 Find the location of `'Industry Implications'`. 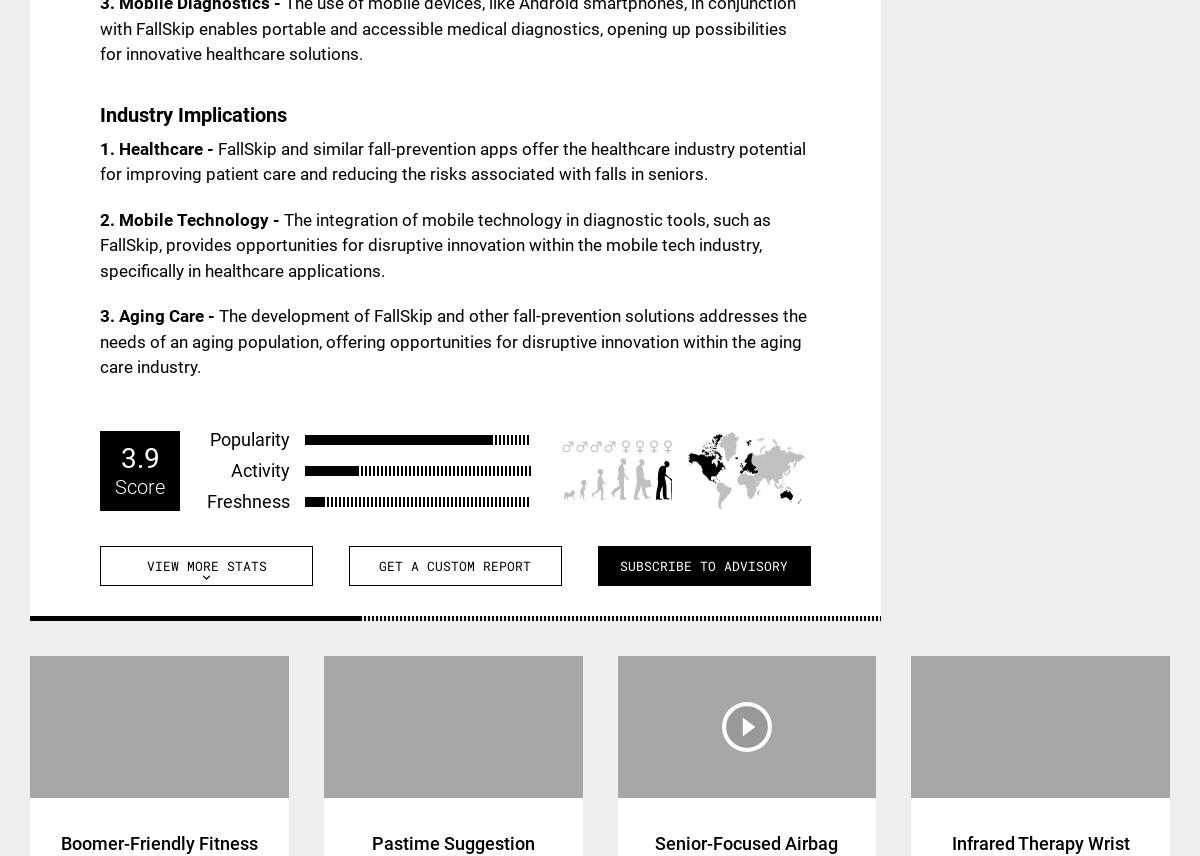

'Industry Implications' is located at coordinates (99, 113).